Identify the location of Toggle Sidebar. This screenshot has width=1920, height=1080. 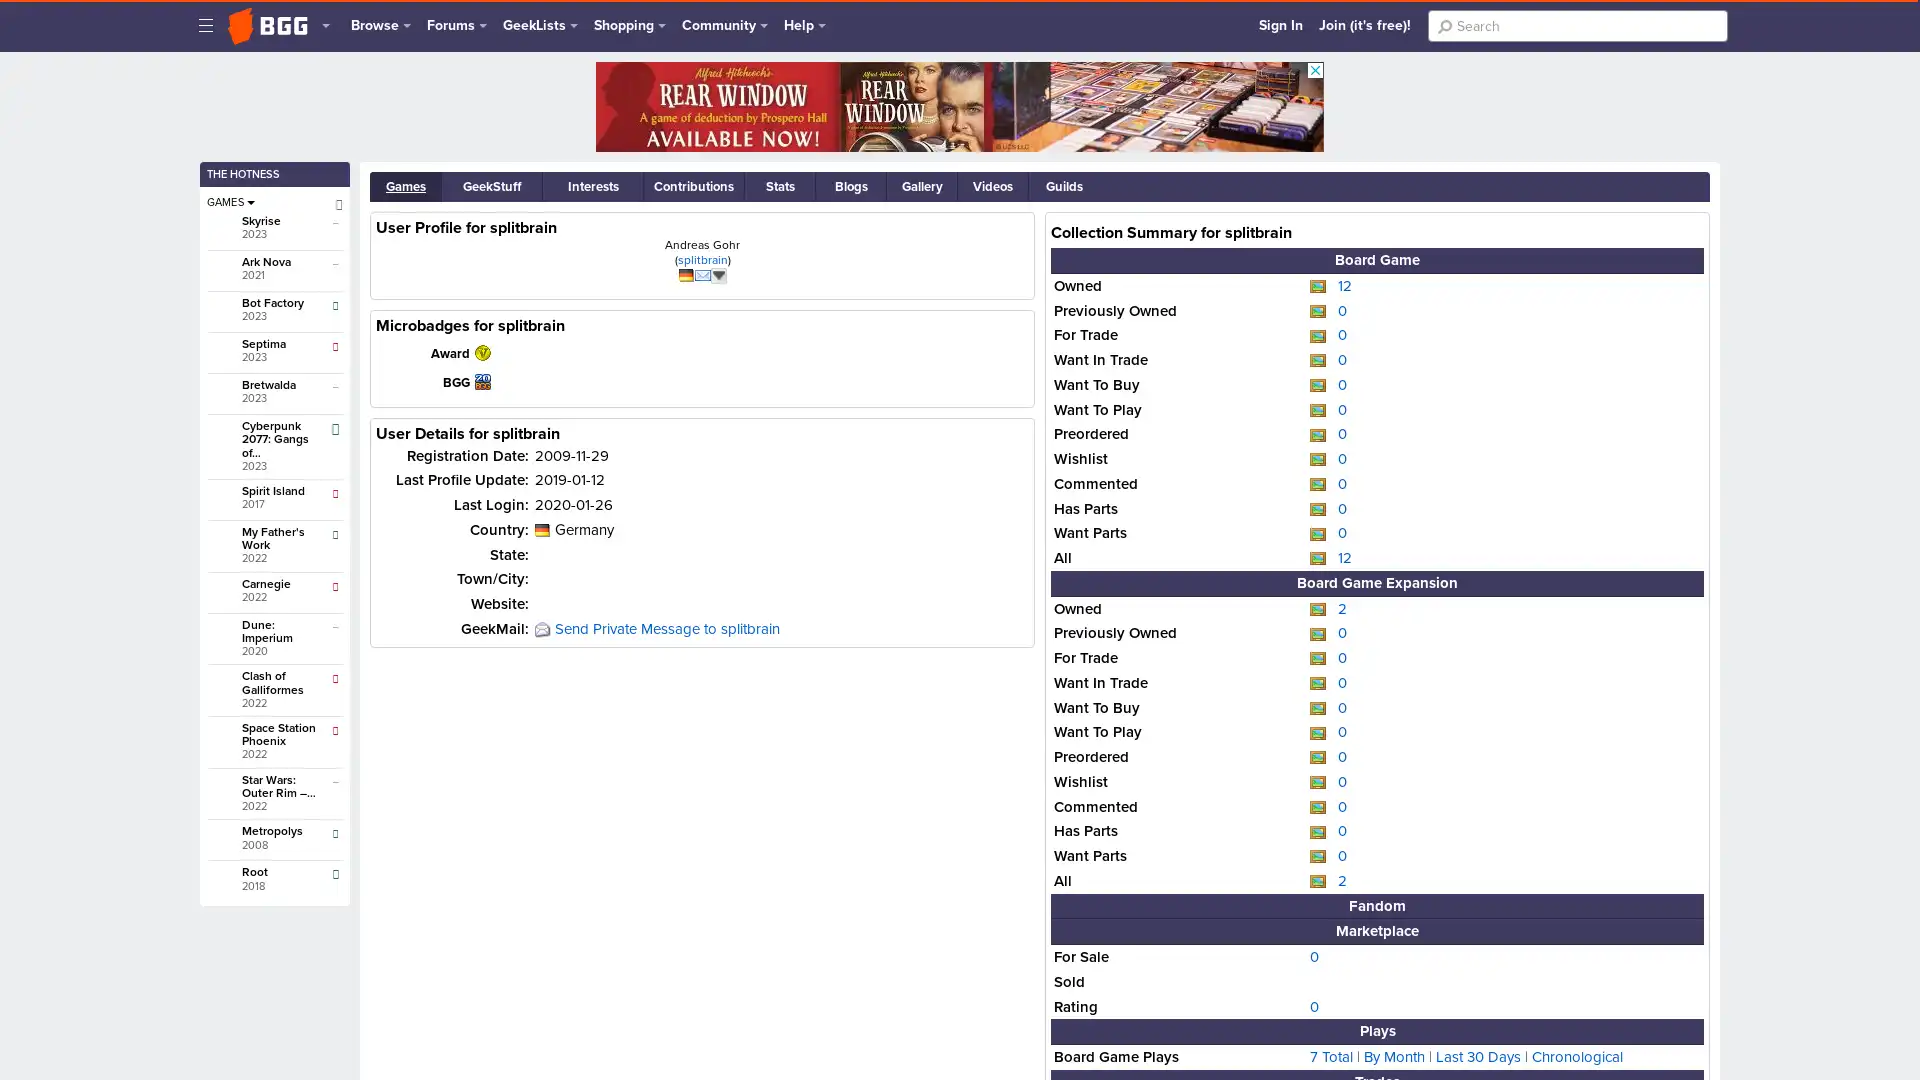
(206, 25).